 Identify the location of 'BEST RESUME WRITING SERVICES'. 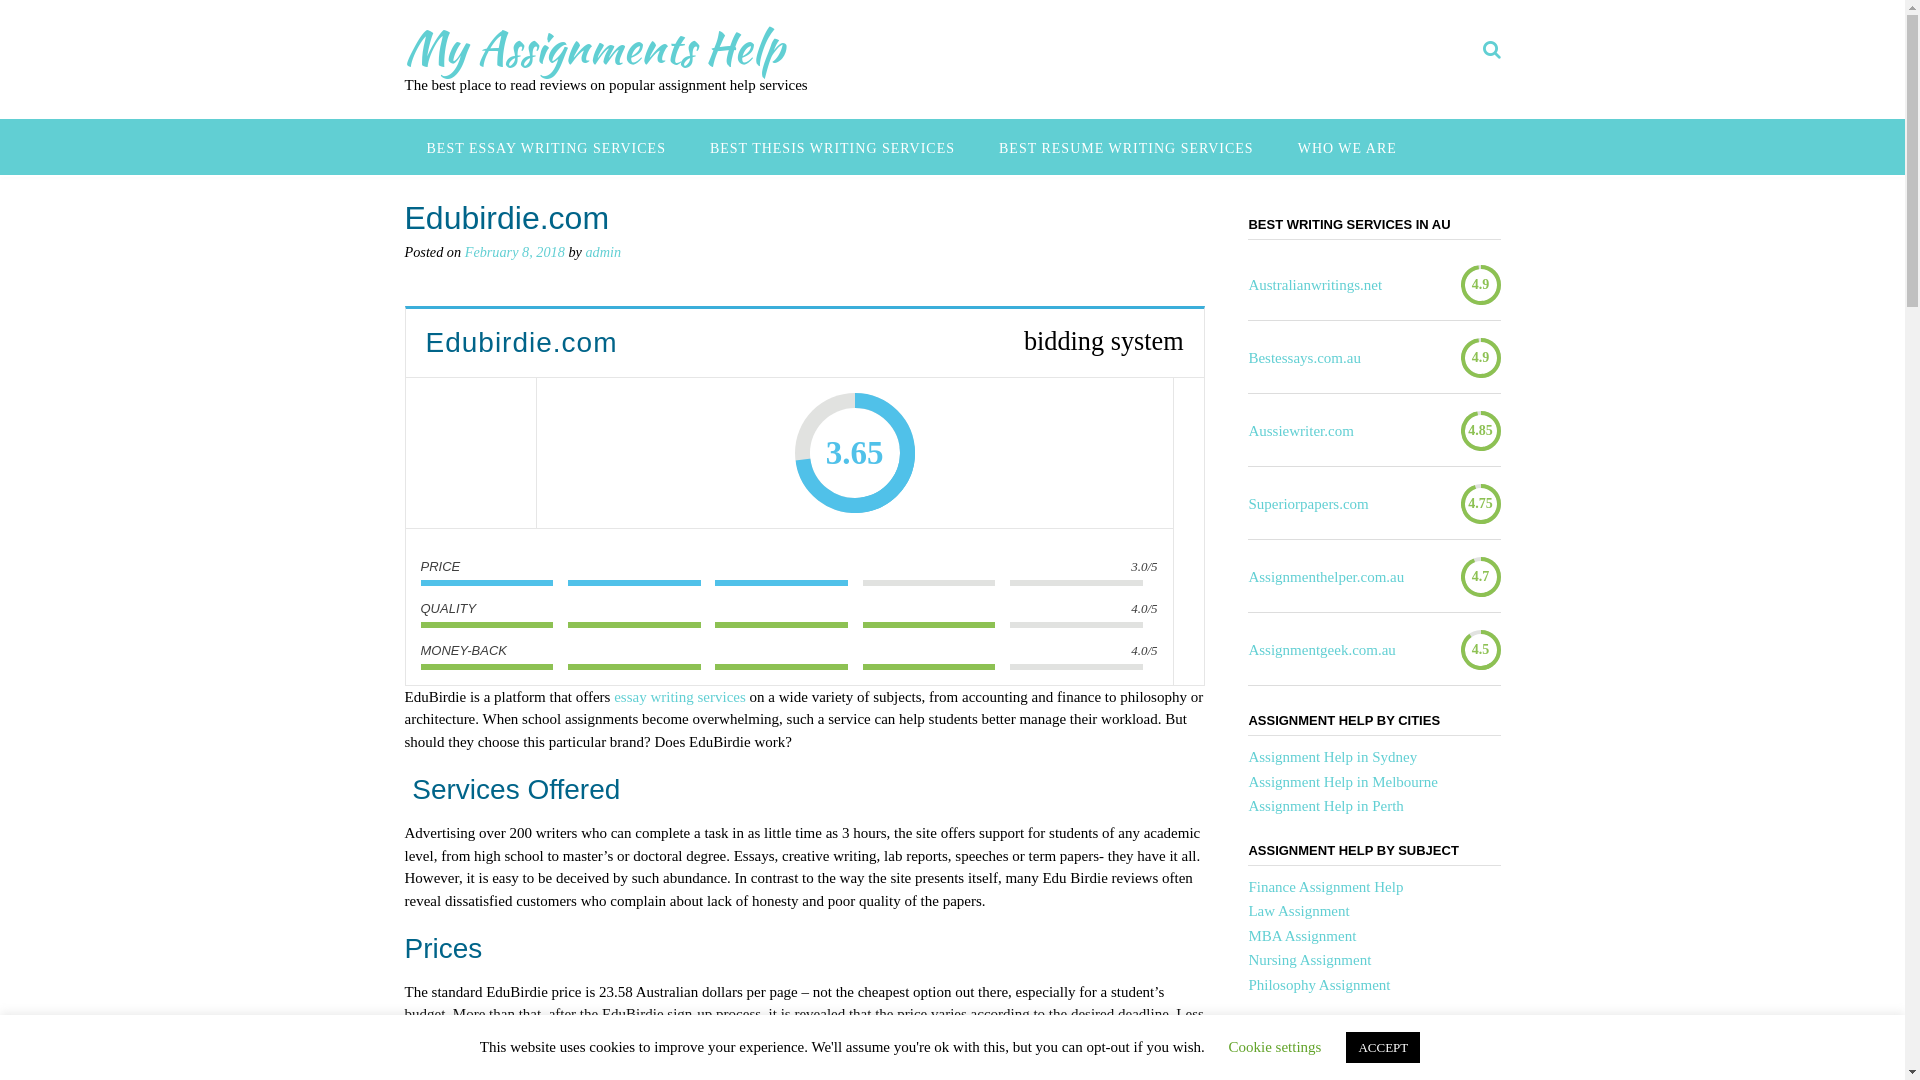
(1126, 145).